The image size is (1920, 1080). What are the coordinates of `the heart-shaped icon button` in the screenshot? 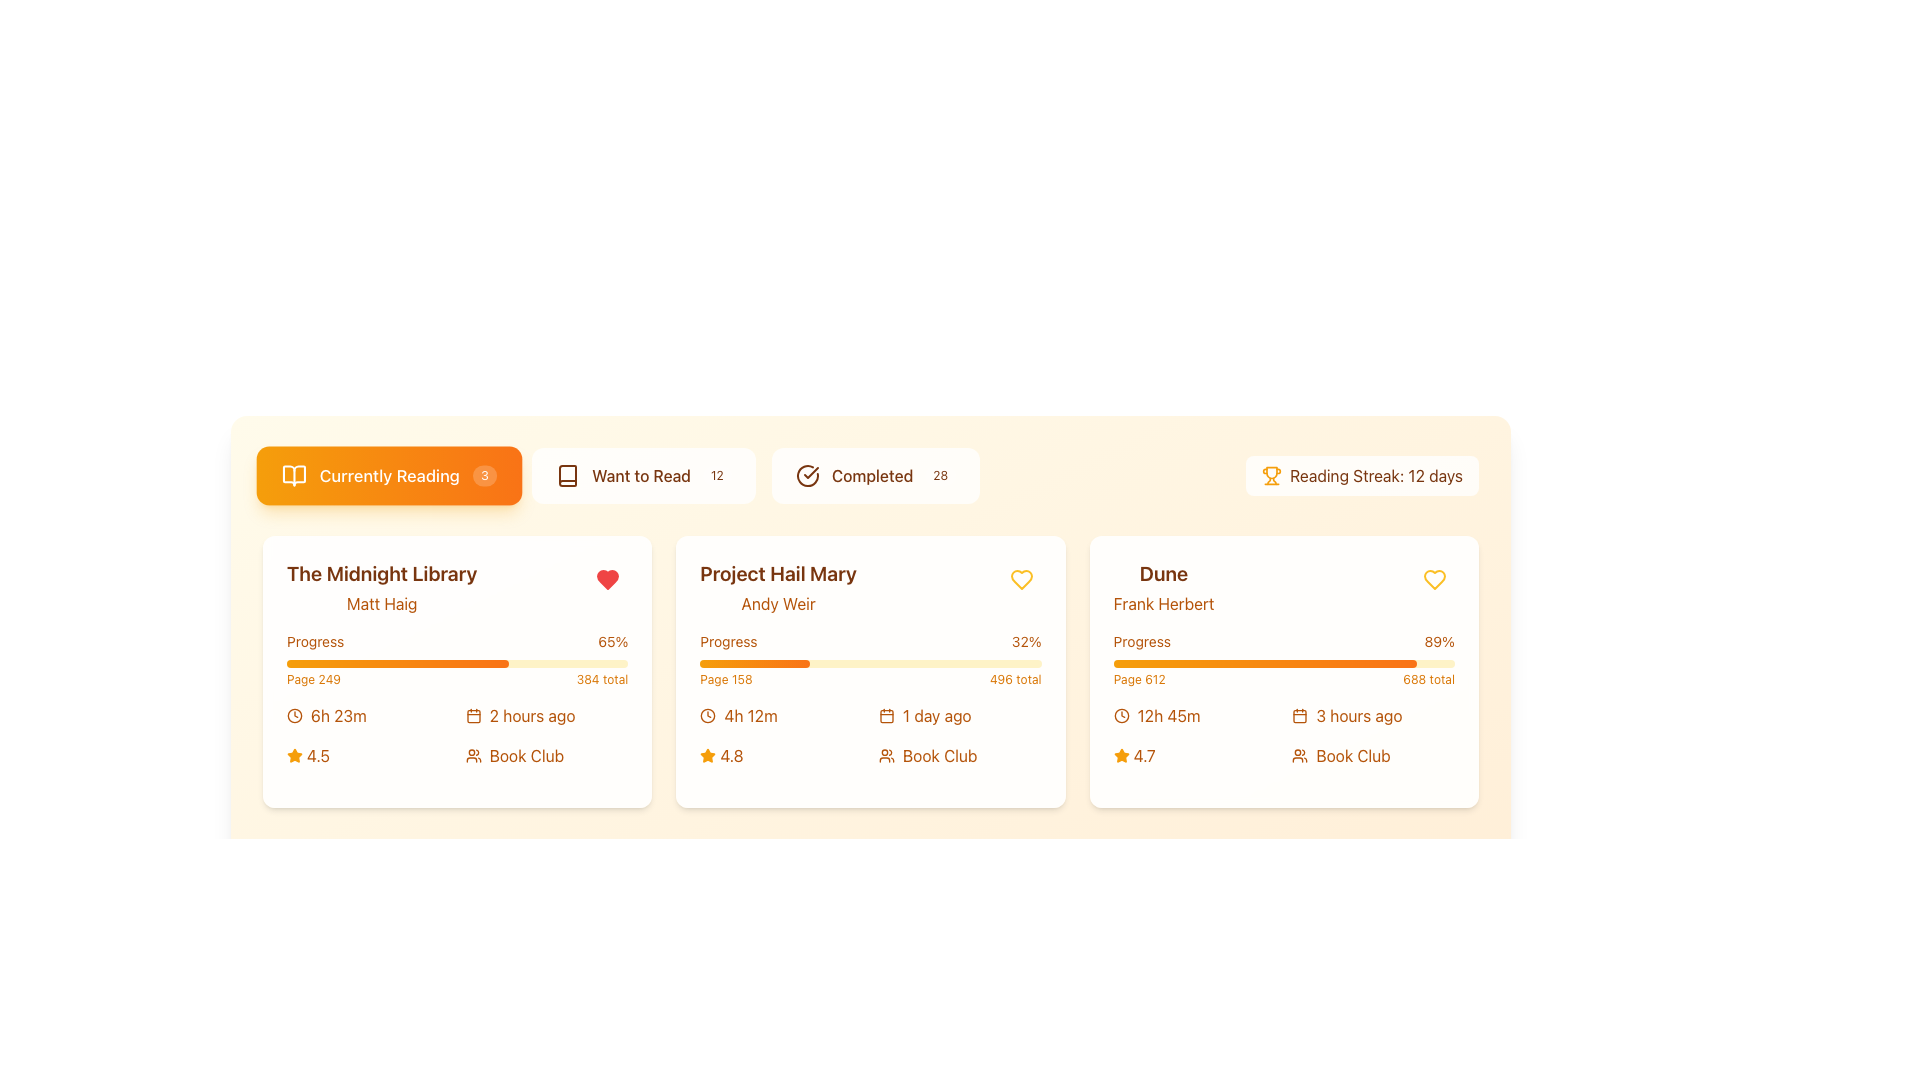 It's located at (1434, 579).